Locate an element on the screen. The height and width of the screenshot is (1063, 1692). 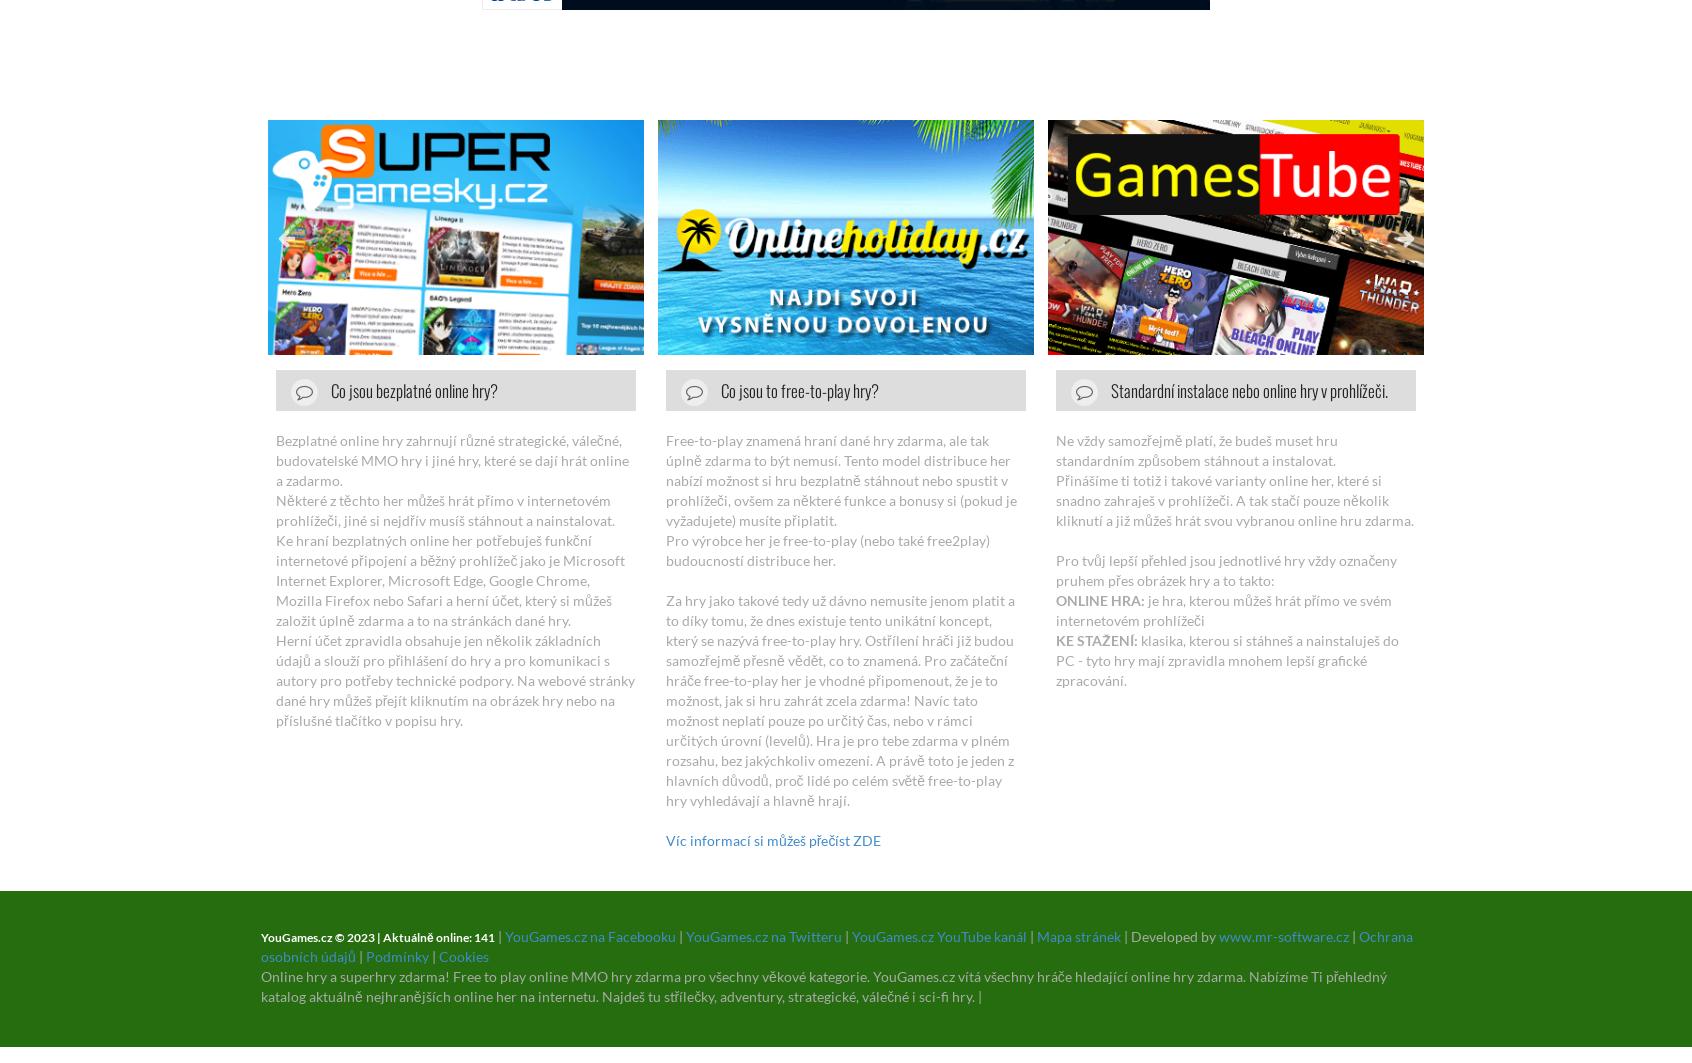
'Cookies' is located at coordinates (461, 955).